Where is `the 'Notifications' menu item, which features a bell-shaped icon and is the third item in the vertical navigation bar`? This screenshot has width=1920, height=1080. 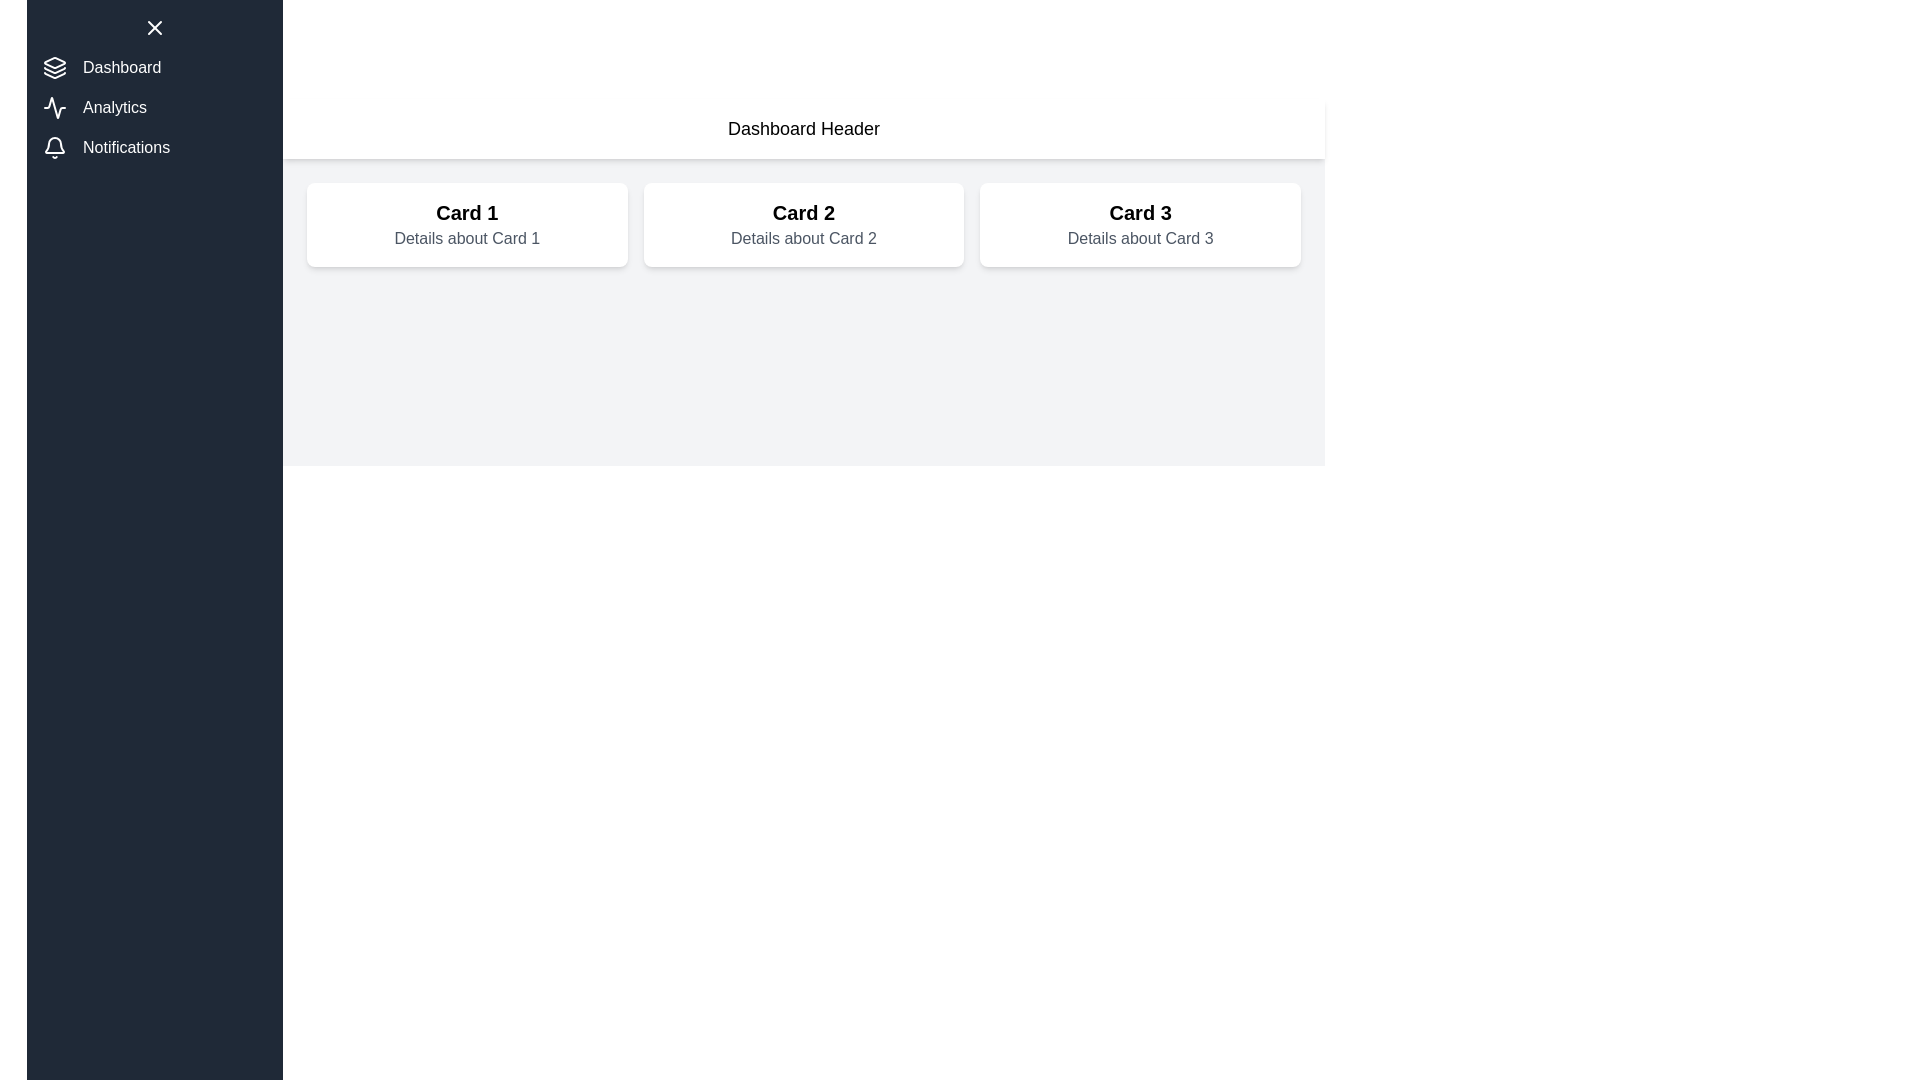
the 'Notifications' menu item, which features a bell-shaped icon and is the third item in the vertical navigation bar is located at coordinates (153, 146).